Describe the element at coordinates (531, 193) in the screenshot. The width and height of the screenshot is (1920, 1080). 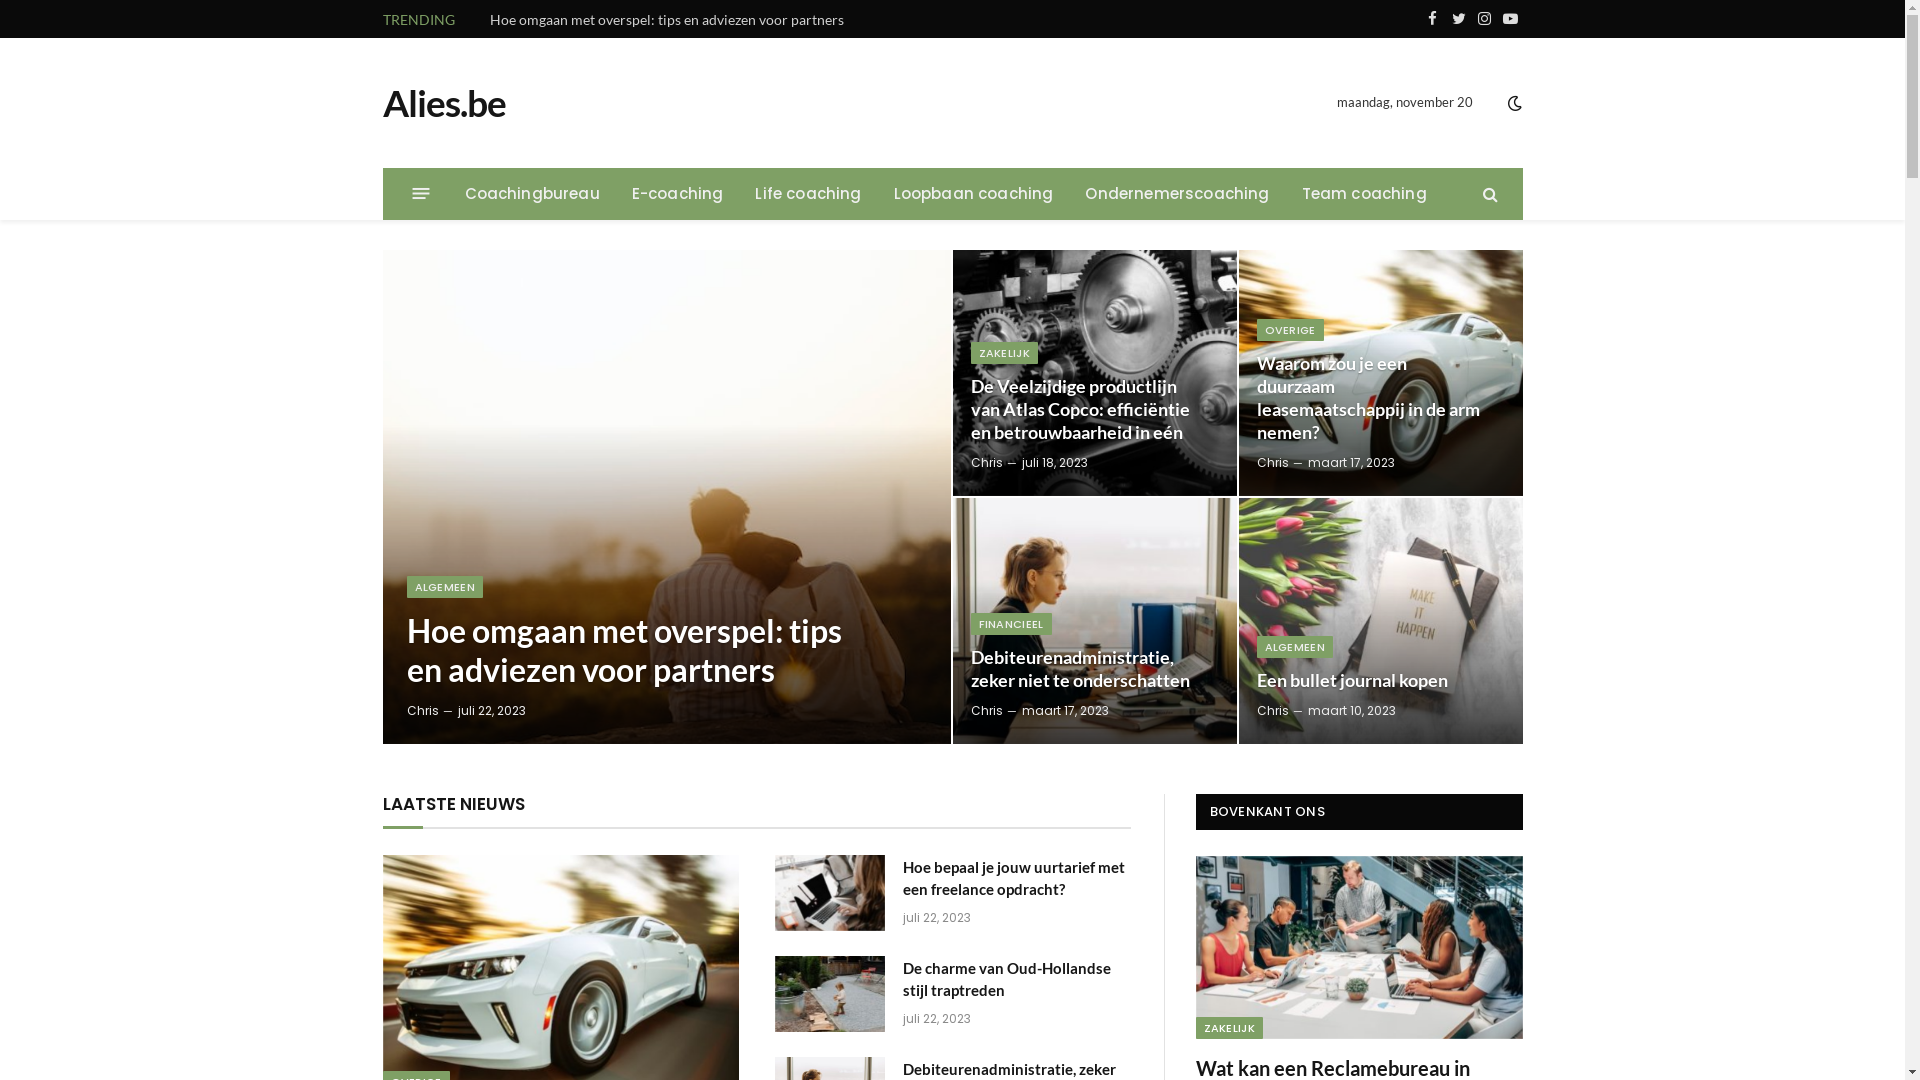
I see `'Coachingbureau'` at that location.